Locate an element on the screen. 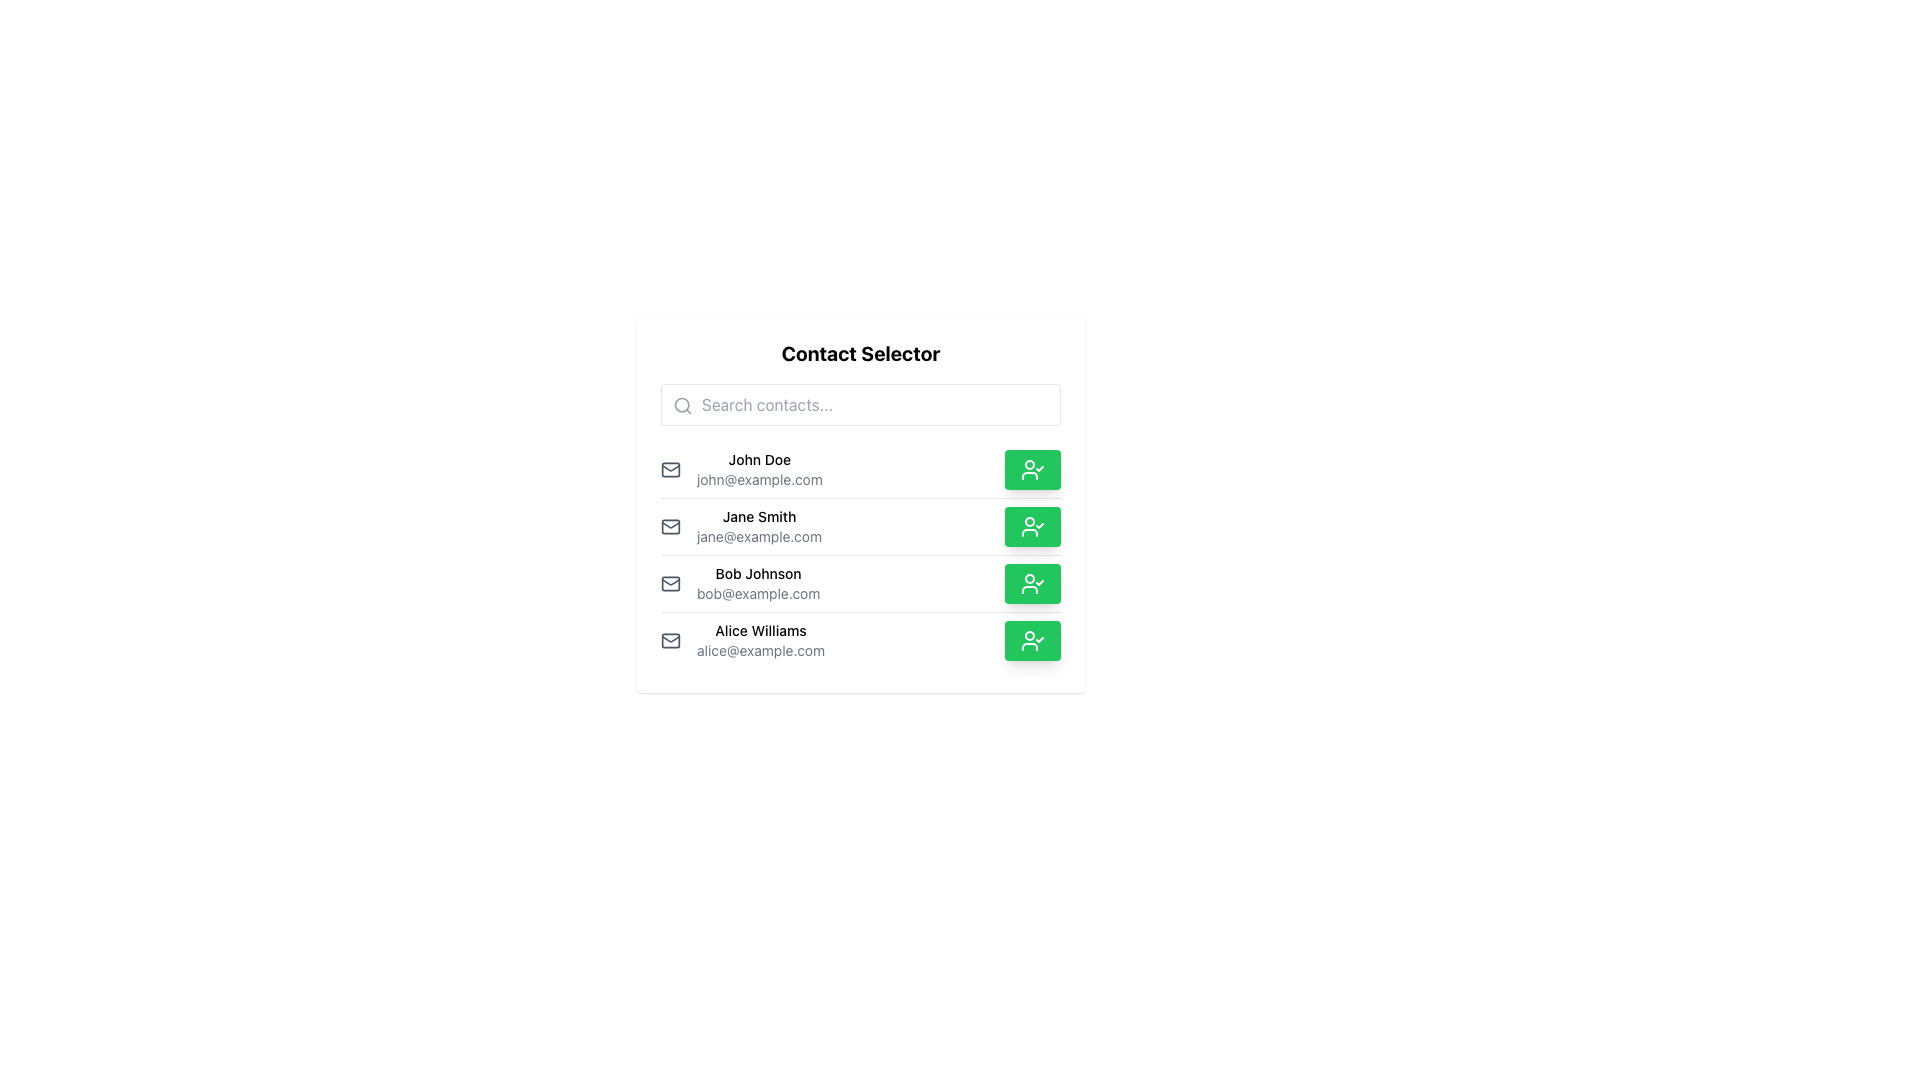  the text label displaying the email address 'bob@example.com' located beneath the name 'Bob Johnson' in the contact selector interface is located at coordinates (757, 593).